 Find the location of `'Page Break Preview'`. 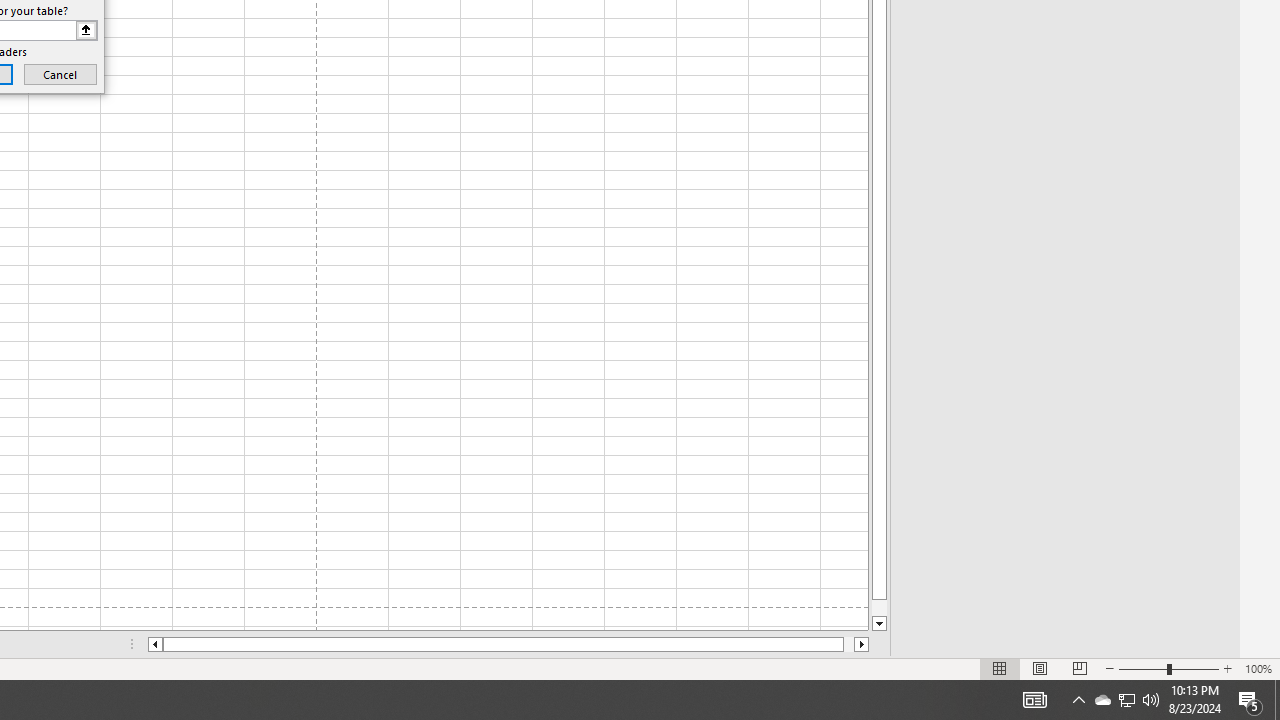

'Page Break Preview' is located at coordinates (1078, 669).